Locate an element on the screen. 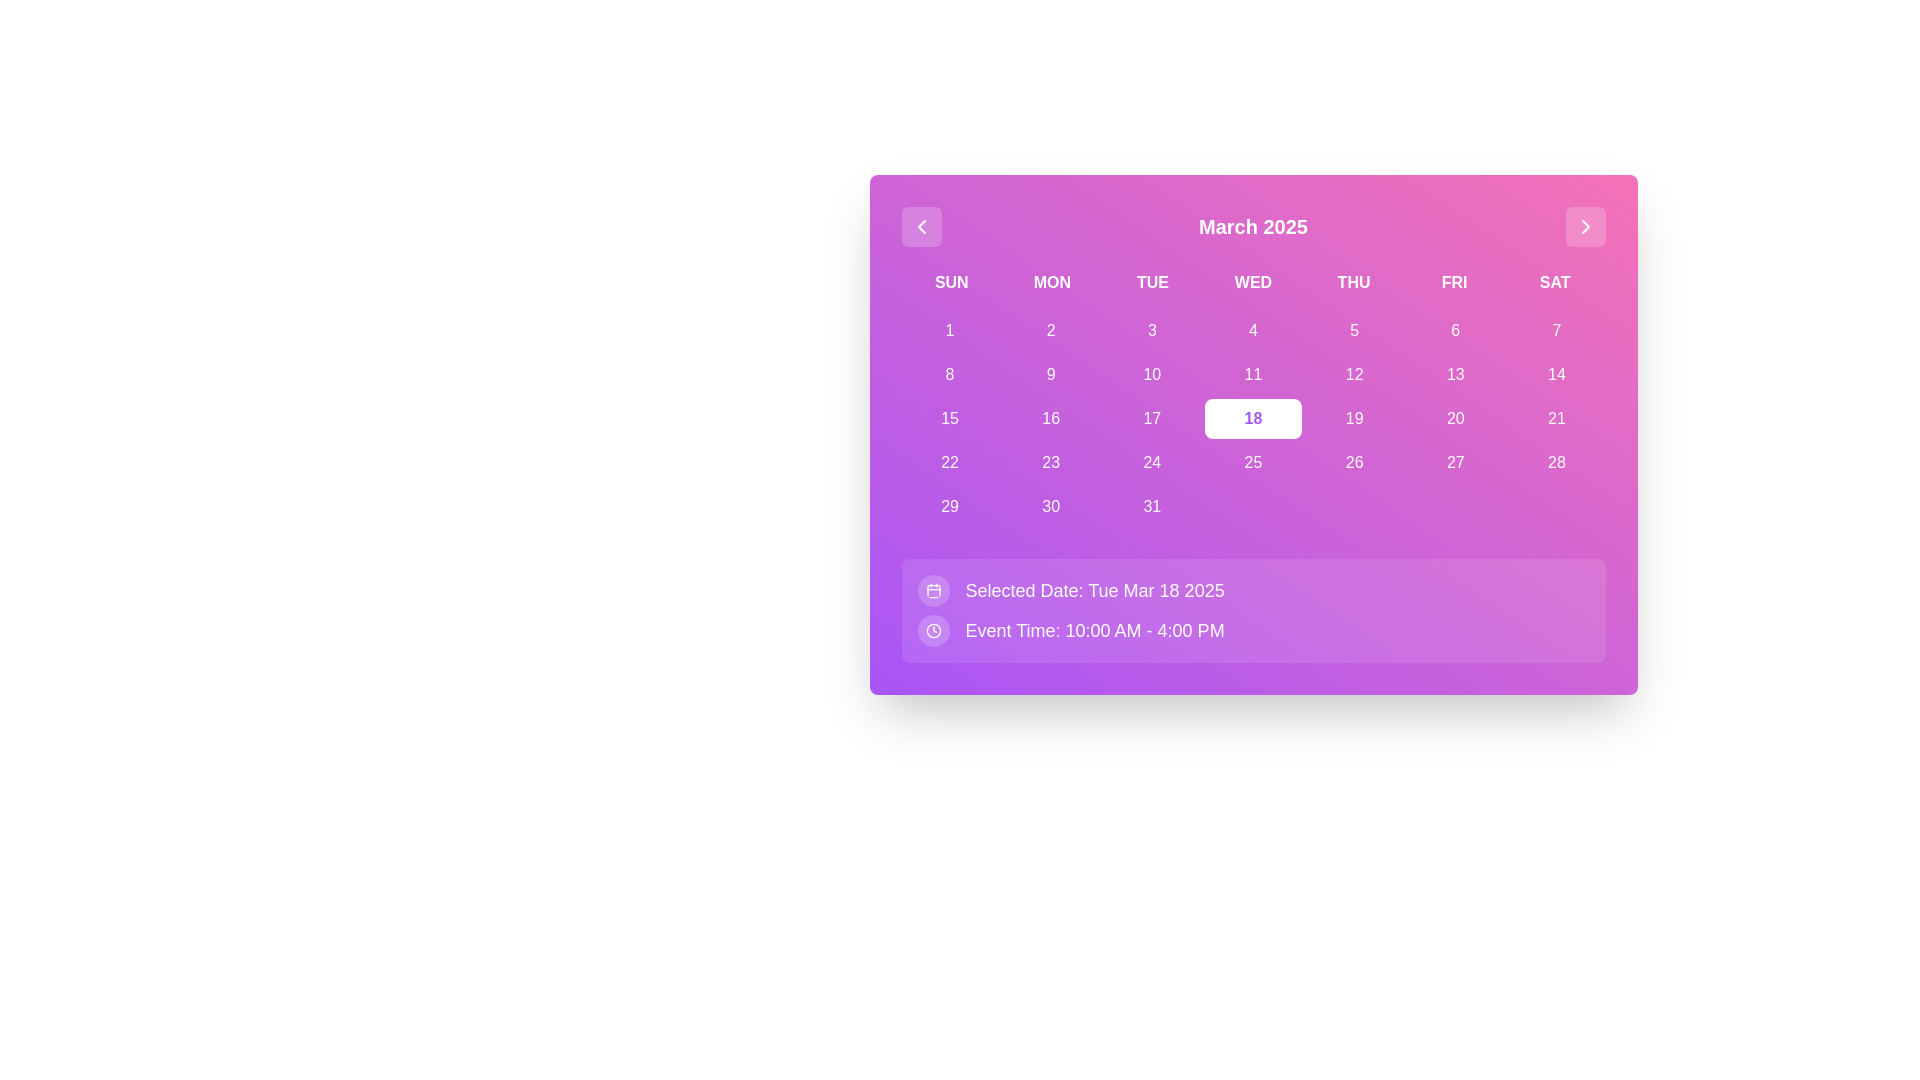  the selectable date button representing the date '29' in the calendar interface is located at coordinates (949, 505).